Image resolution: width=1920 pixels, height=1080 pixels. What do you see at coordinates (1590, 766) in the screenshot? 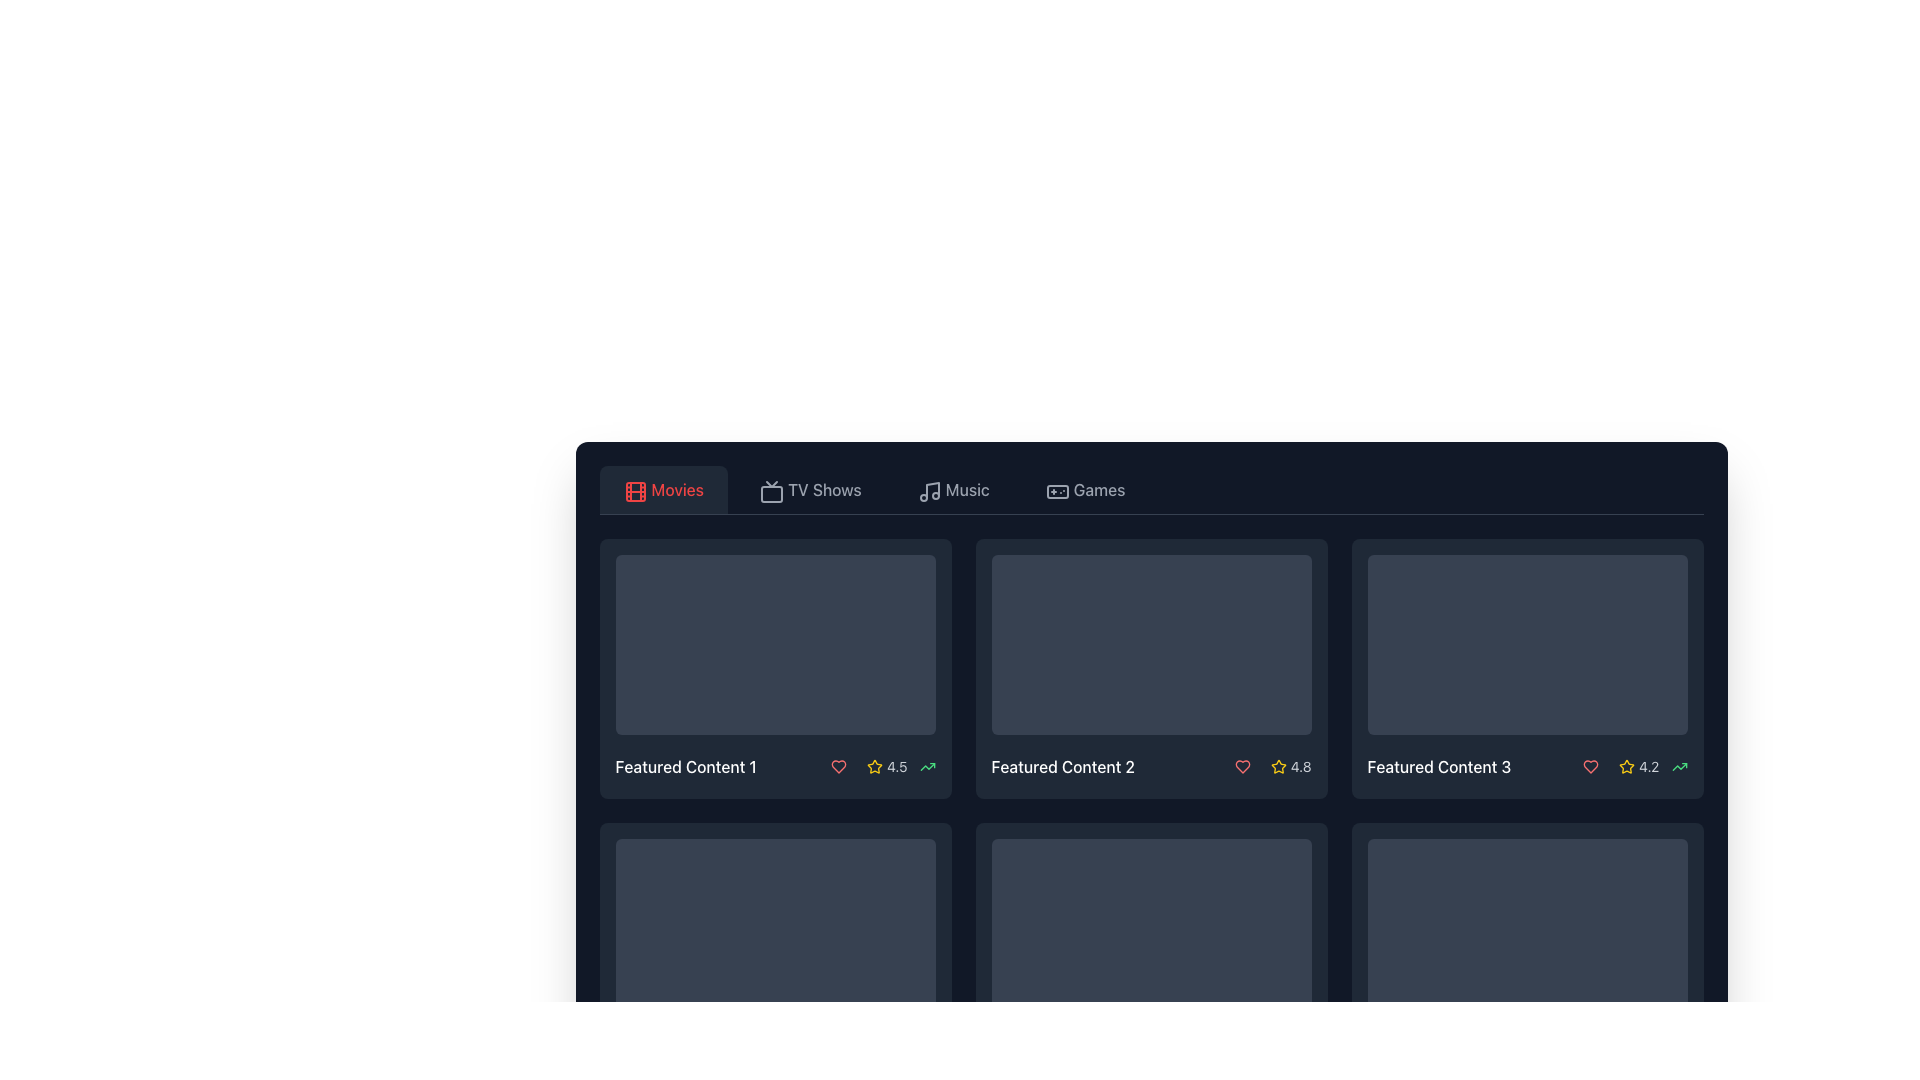
I see `the heart icon located in the lower-right section of the row showing 'Featured Content 3'` at bounding box center [1590, 766].